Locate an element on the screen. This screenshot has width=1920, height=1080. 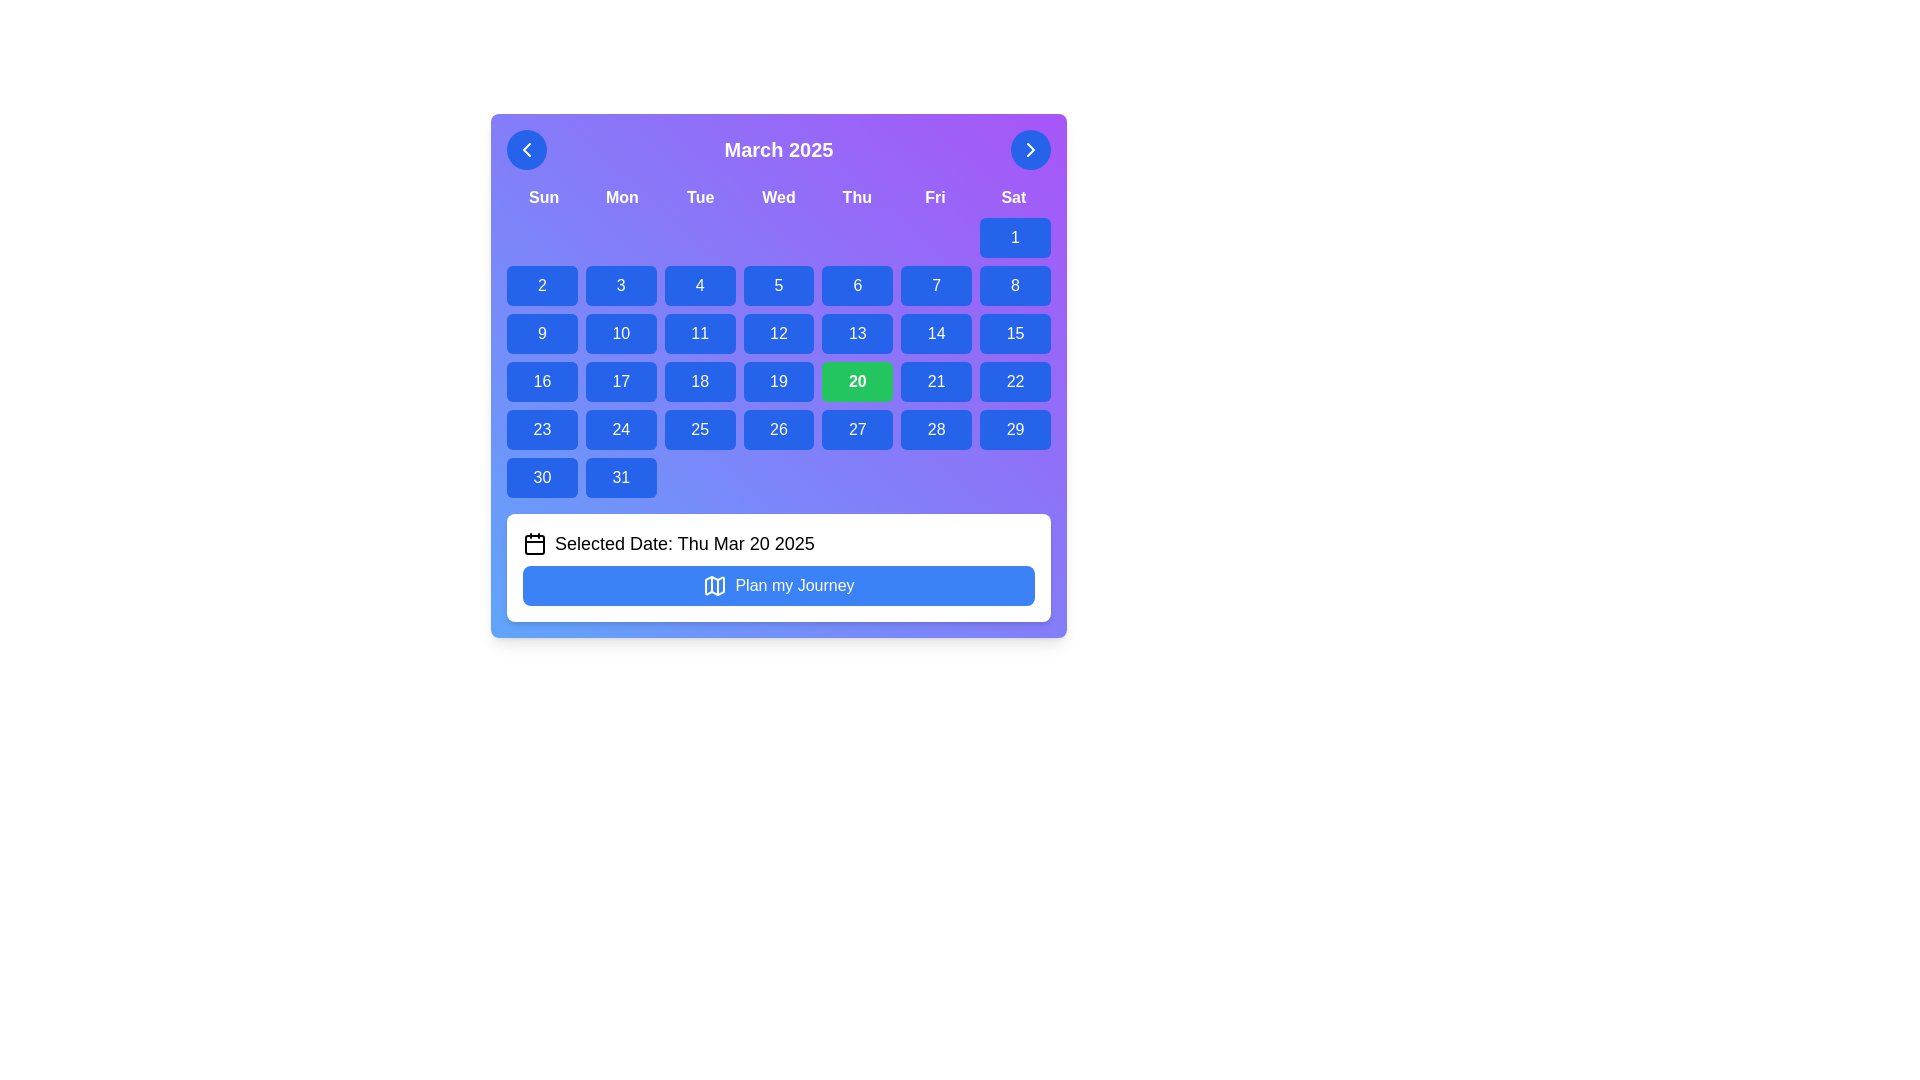
the button representing the 12th day of the month in the calendar grid under the 'Wed' column is located at coordinates (777, 333).